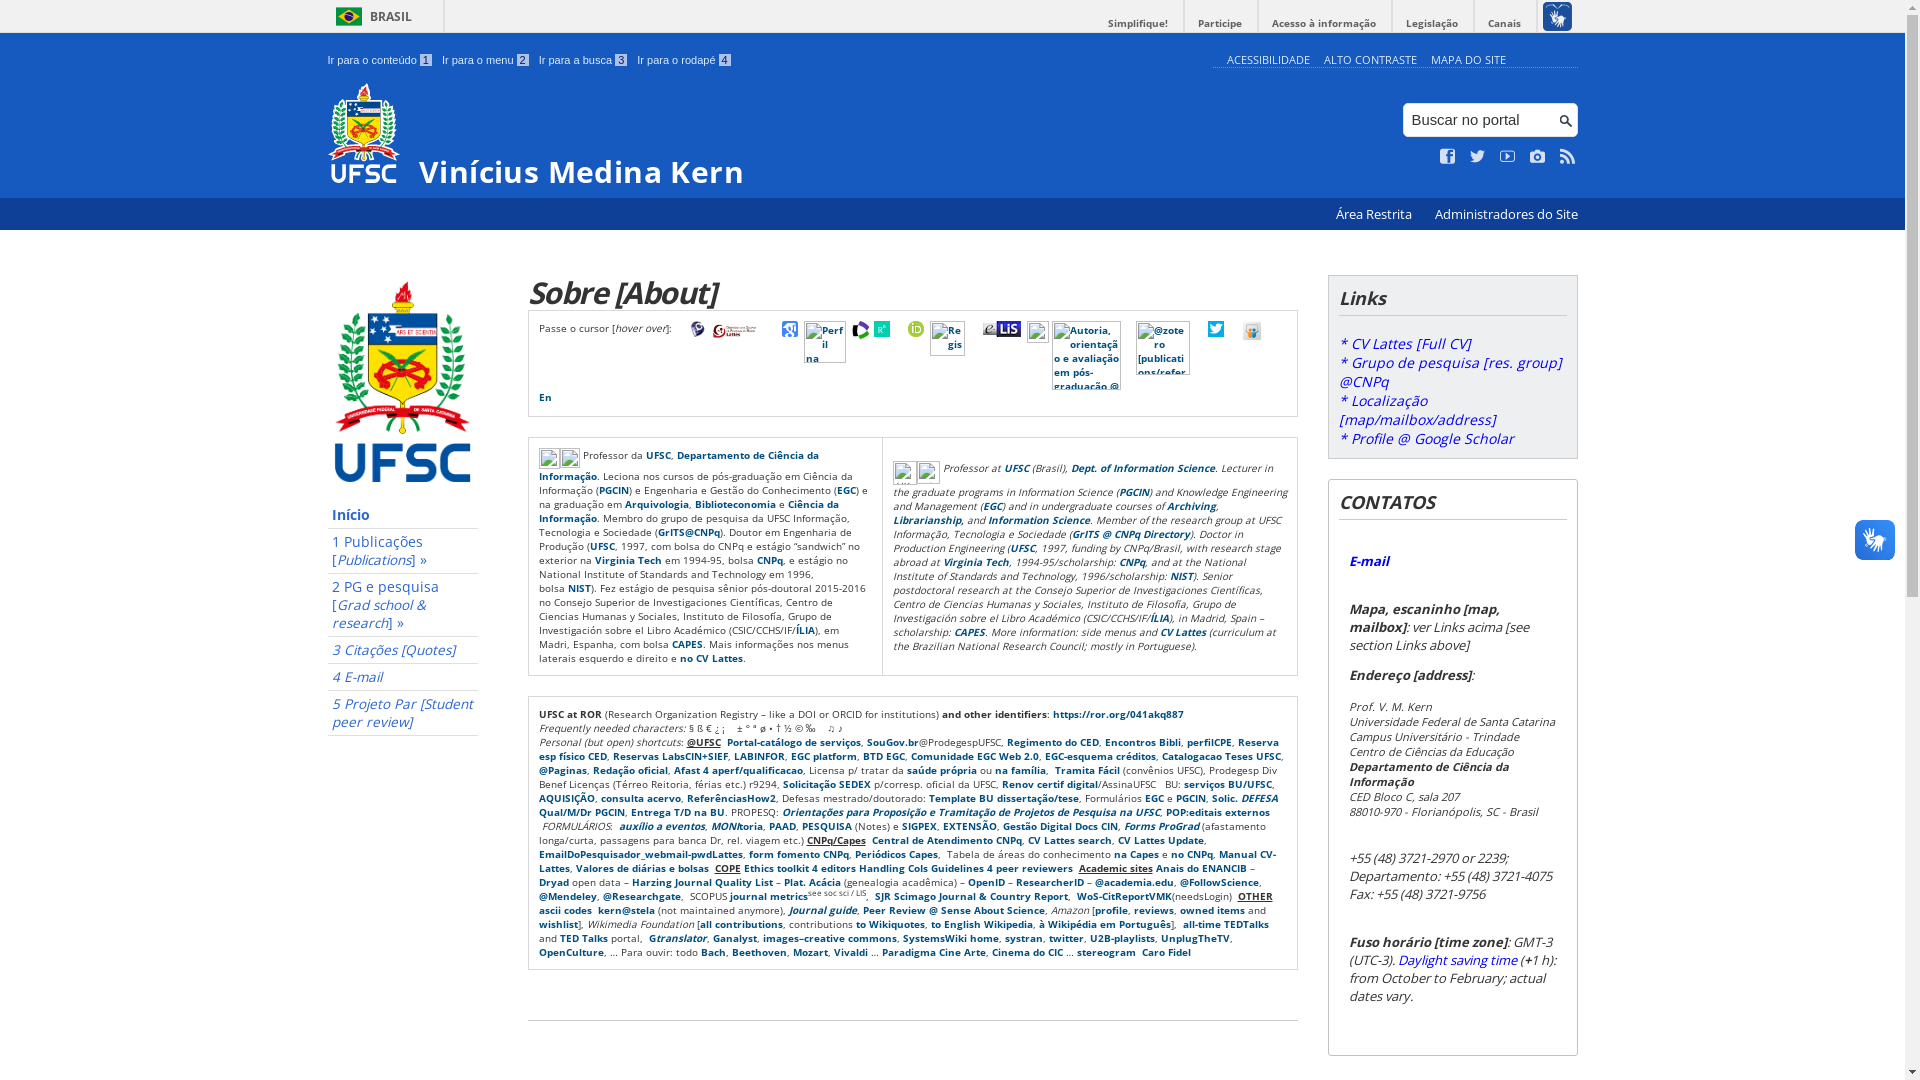  Describe the element at coordinates (1001, 866) in the screenshot. I see `'Guidelines 4 peer reviewers'` at that location.